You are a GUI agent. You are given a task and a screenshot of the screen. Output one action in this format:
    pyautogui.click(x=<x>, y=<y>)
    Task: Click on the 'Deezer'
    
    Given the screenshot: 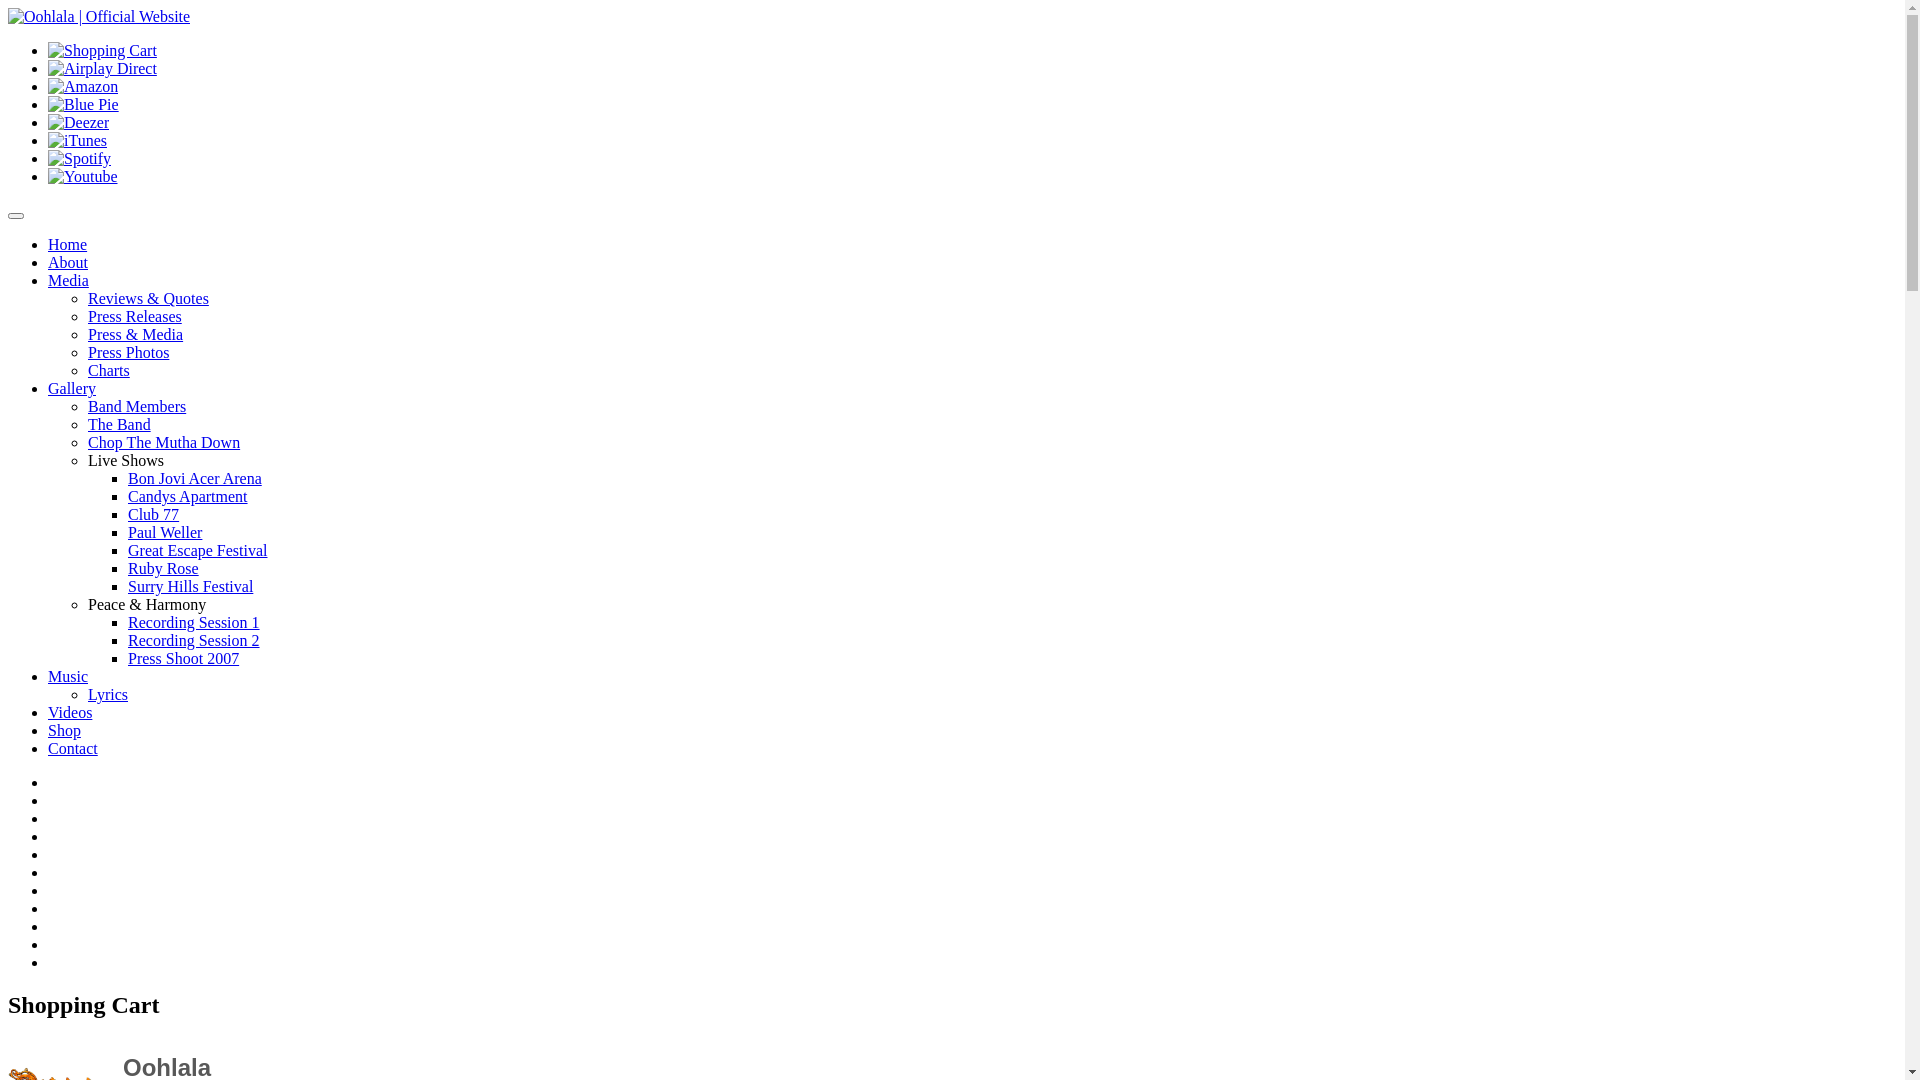 What is the action you would take?
    pyautogui.click(x=78, y=123)
    